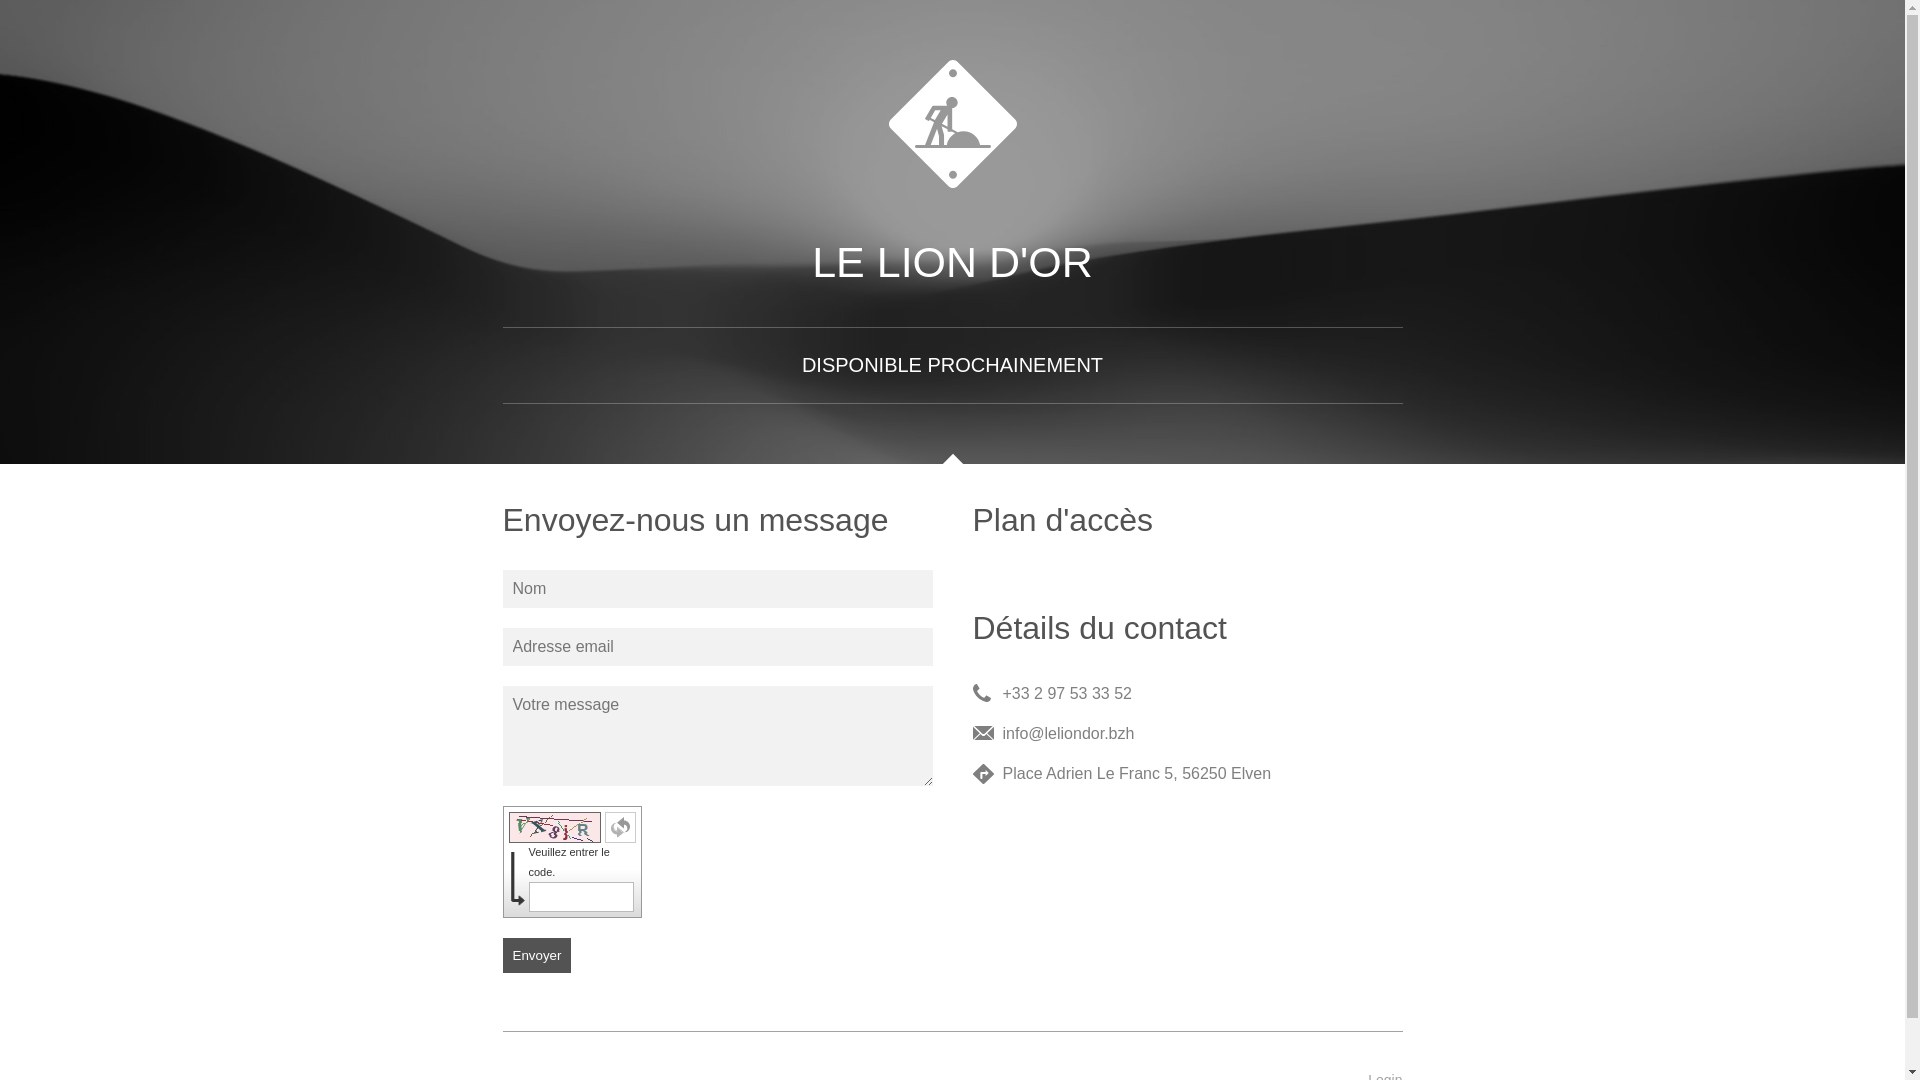 This screenshot has height=1080, width=1920. I want to click on 'Envoyer', so click(536, 954).